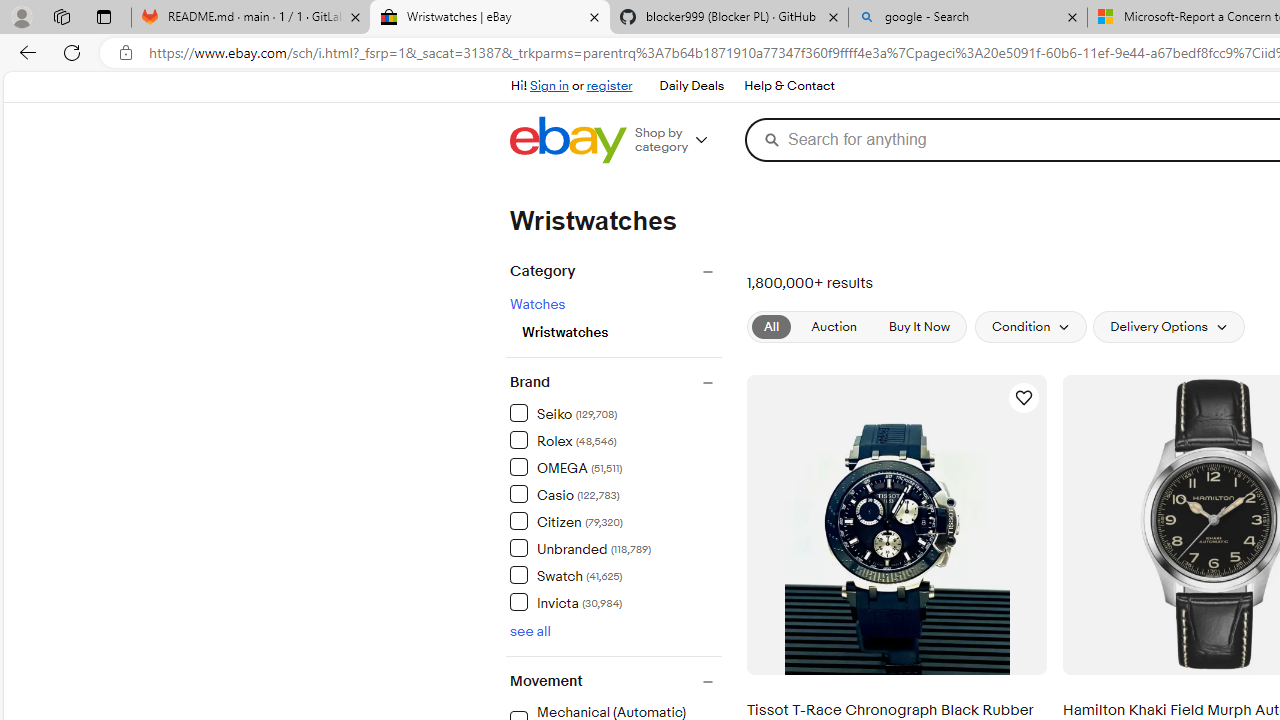 The width and height of the screenshot is (1280, 720). Describe the element at coordinates (612, 310) in the screenshot. I see `'CategoryWatchesSelected categoryWristwatches'` at that location.